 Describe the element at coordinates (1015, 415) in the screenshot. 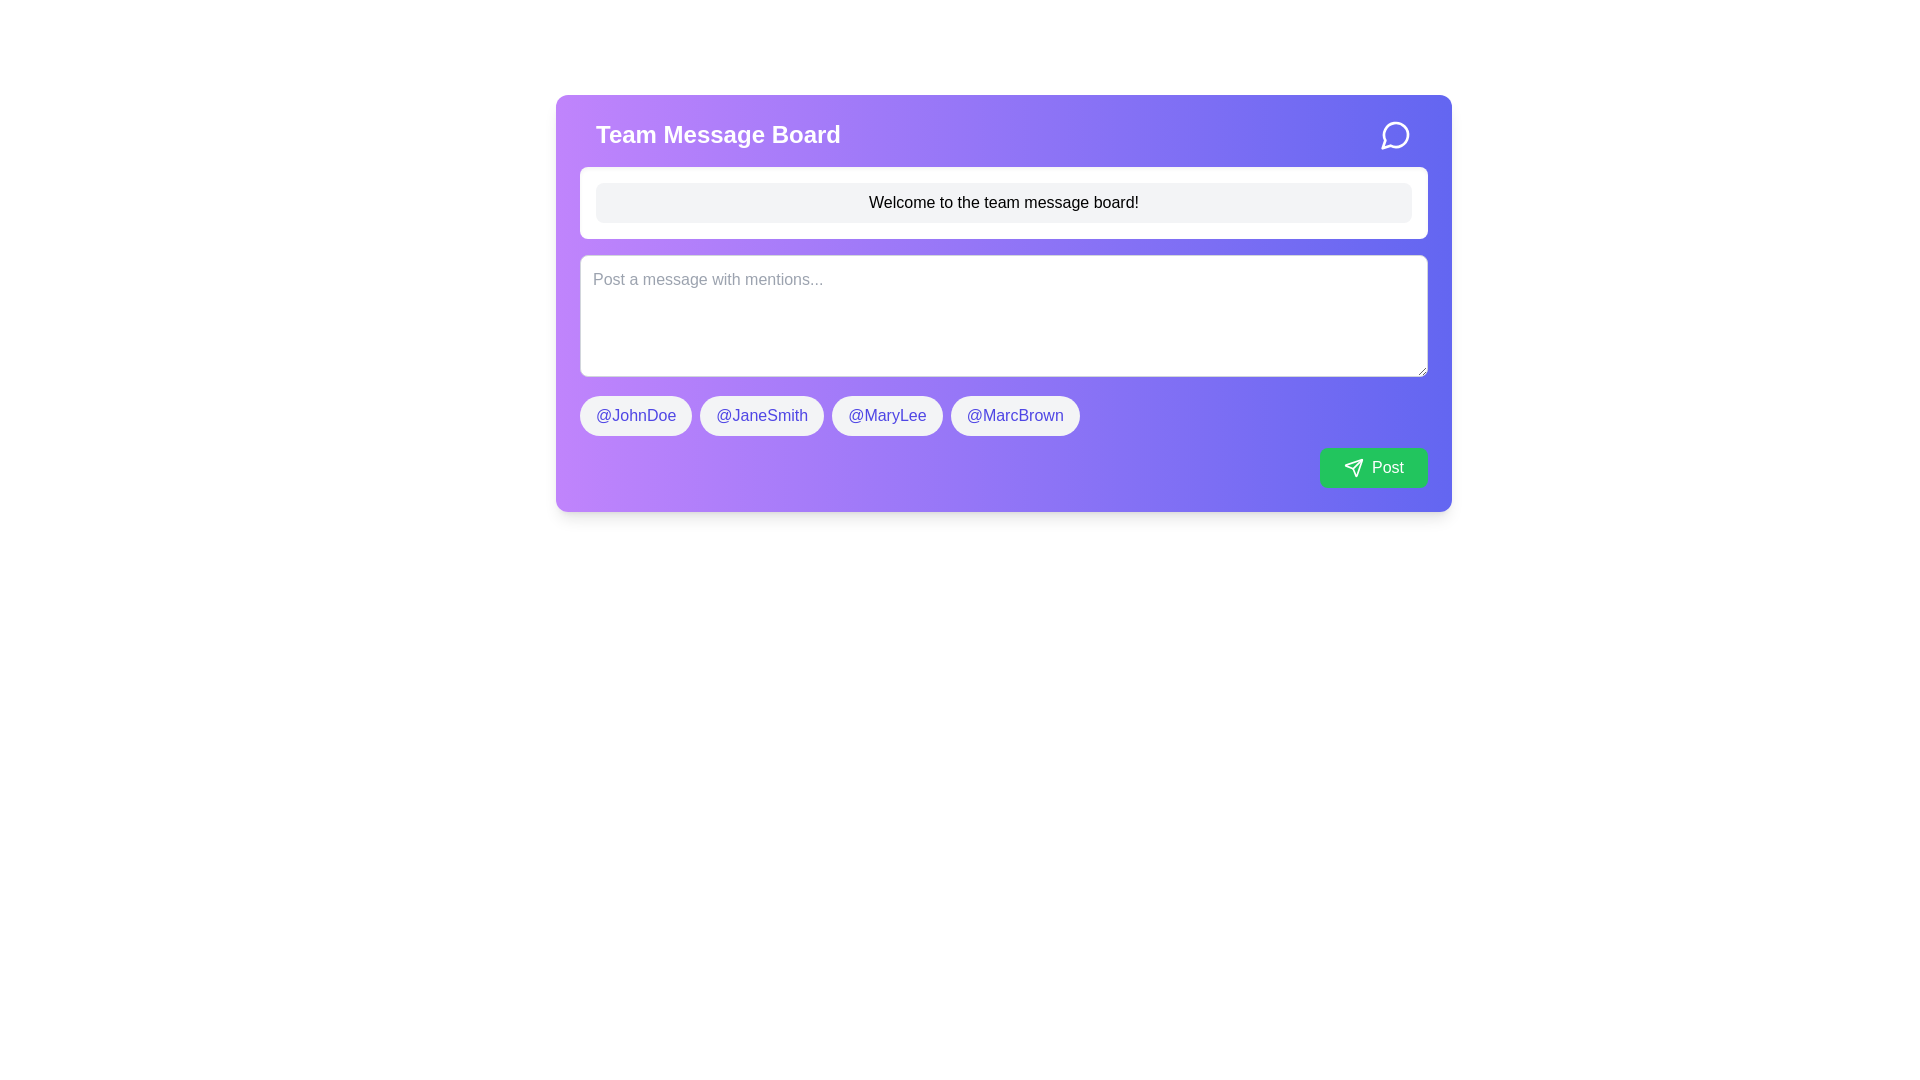

I see `the rounded rectangle button labeled '@MarcBrown' for reordering purposes, which is the fourth button in a horizontal sequence at the bottom of the interface` at that location.